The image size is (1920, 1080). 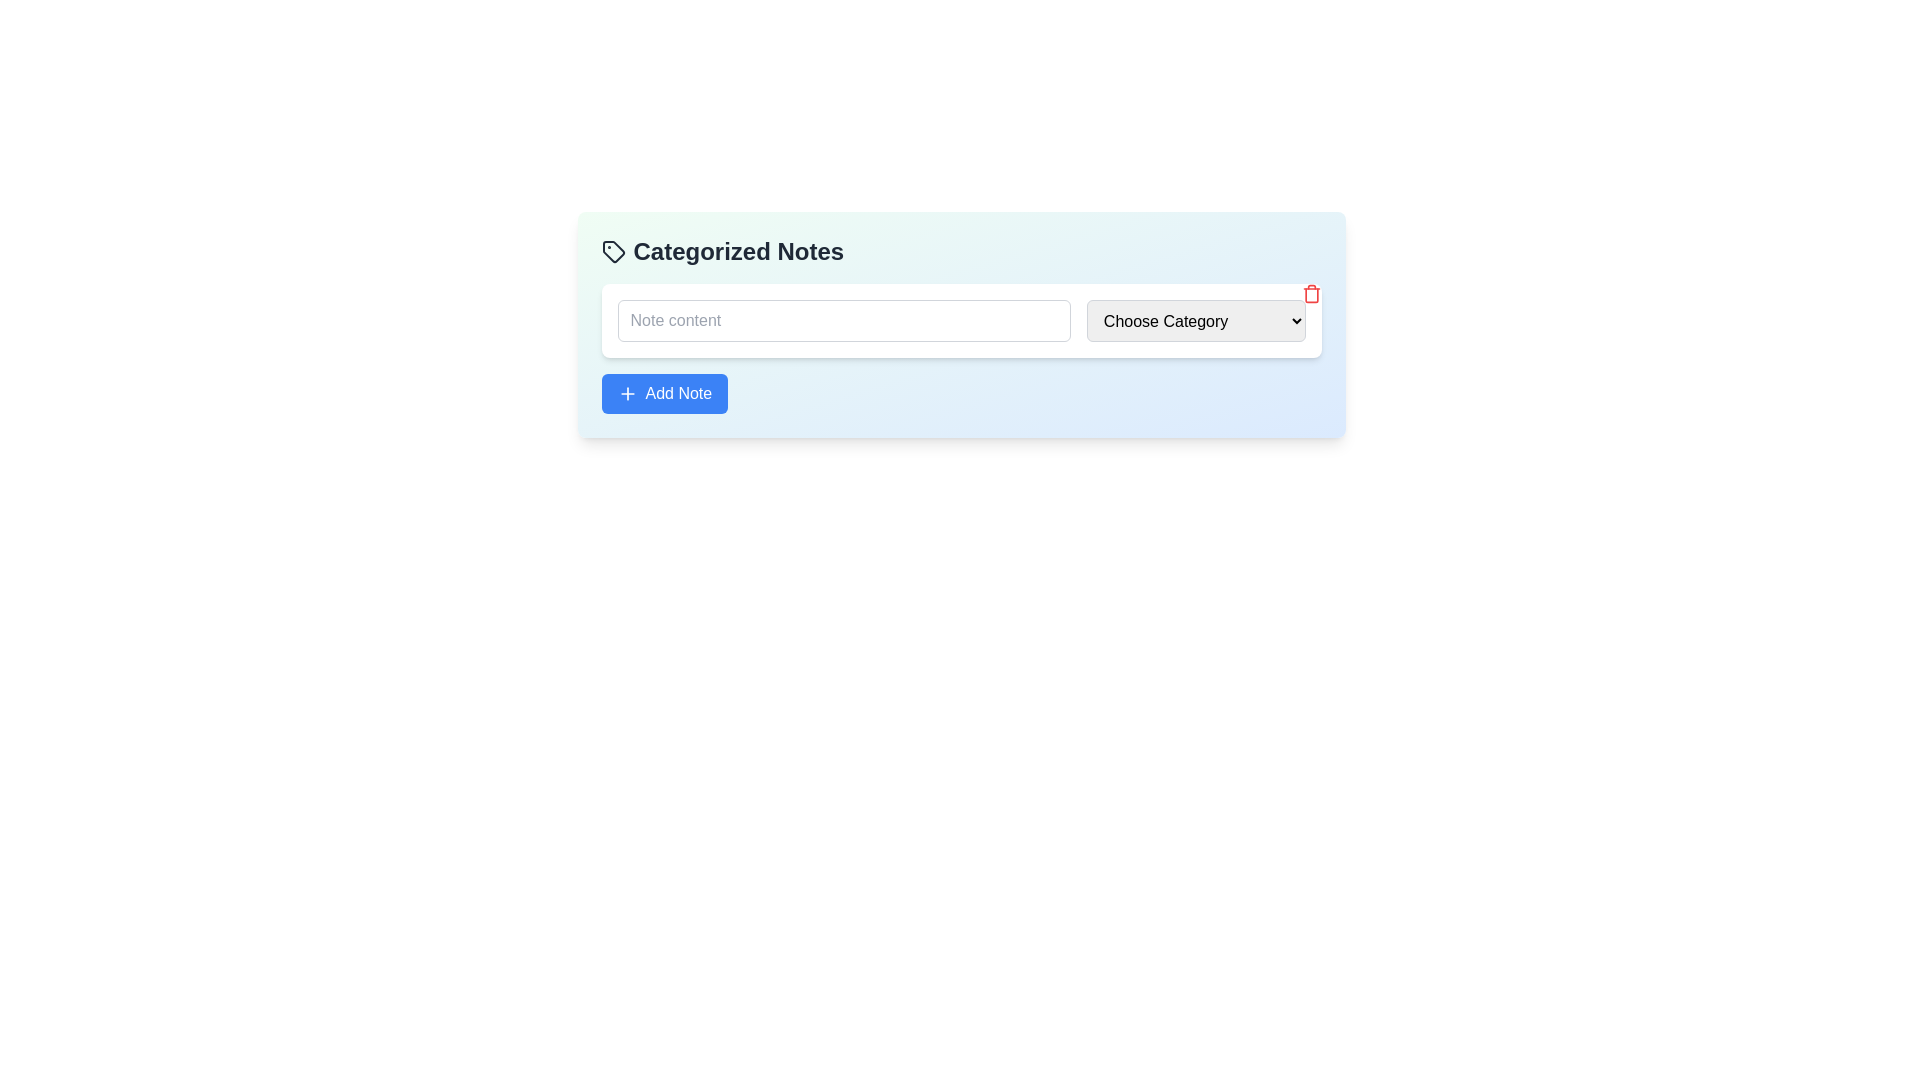 What do you see at coordinates (626, 393) in the screenshot?
I see `the plus icon located at the bottom-left corner of the main note interface to initiate an action` at bounding box center [626, 393].